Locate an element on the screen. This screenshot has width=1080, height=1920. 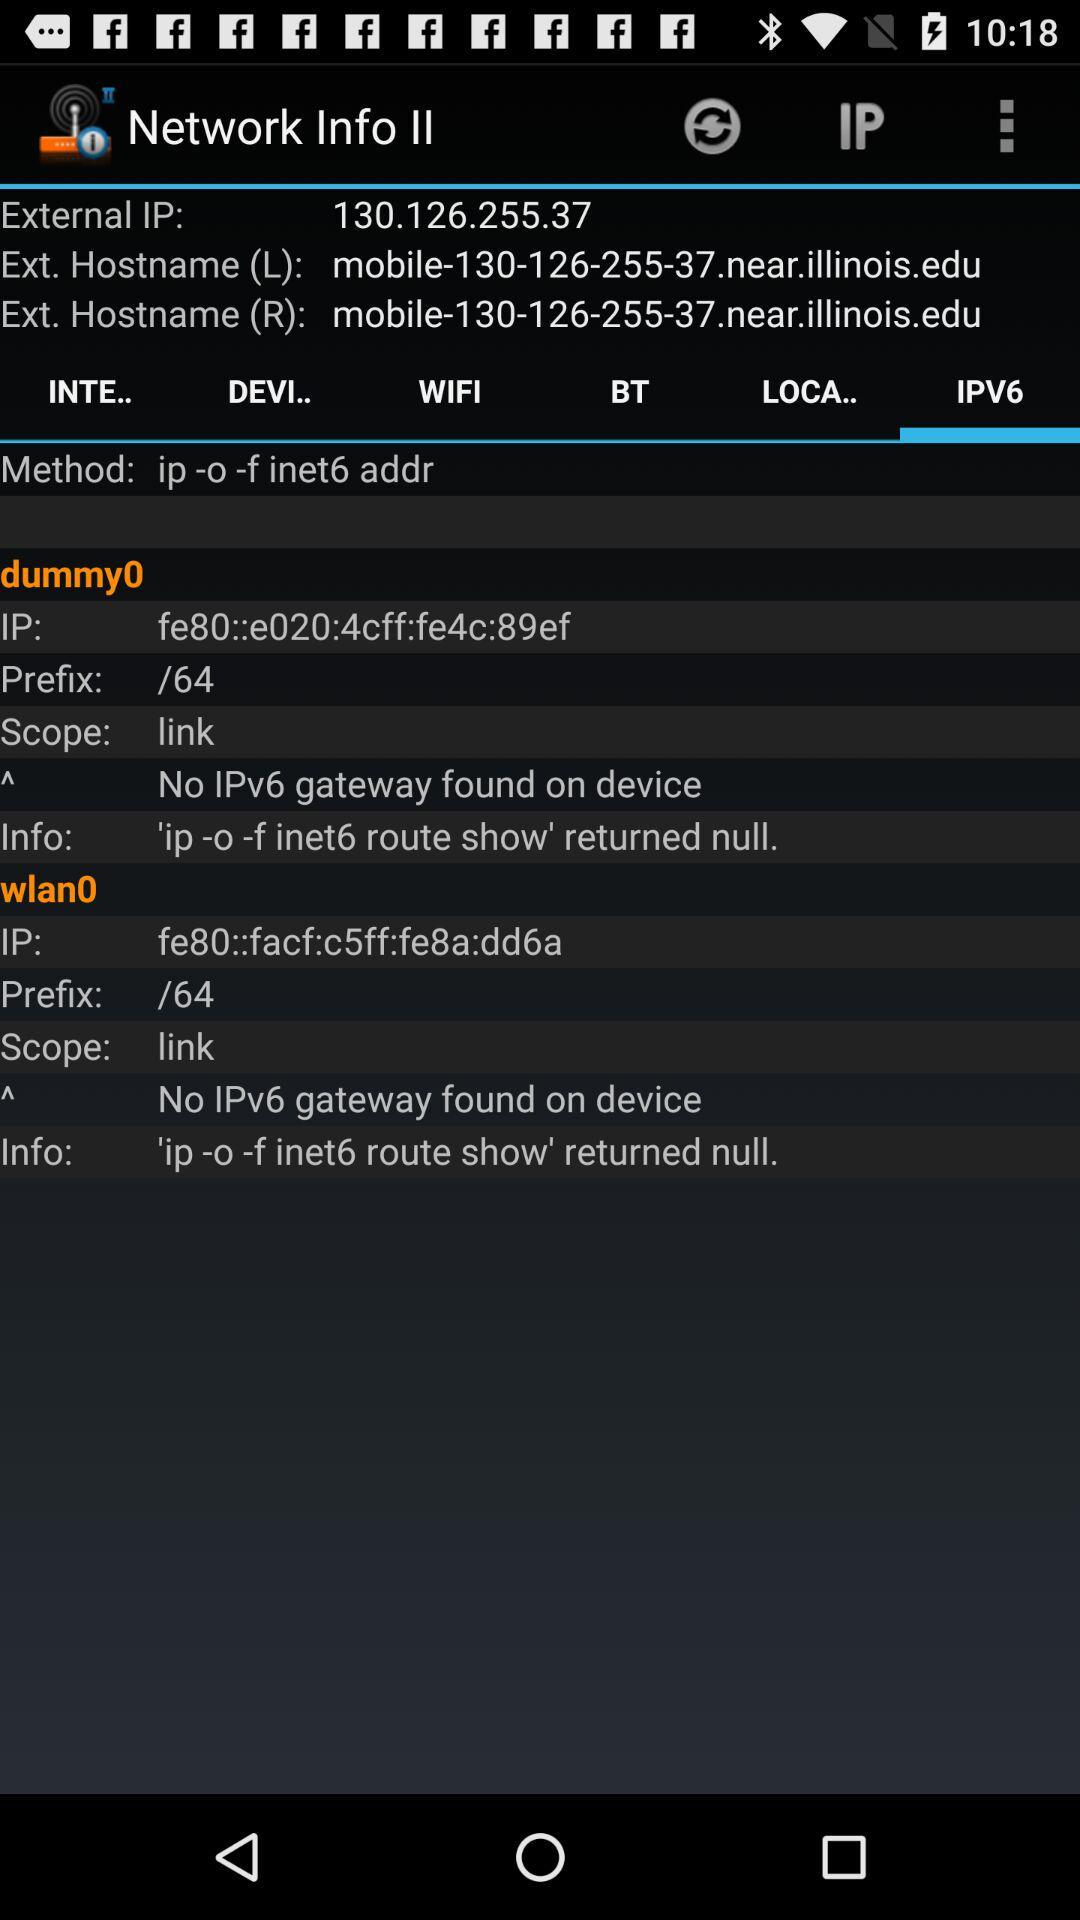
icon next to location is located at coordinates (628, 390).